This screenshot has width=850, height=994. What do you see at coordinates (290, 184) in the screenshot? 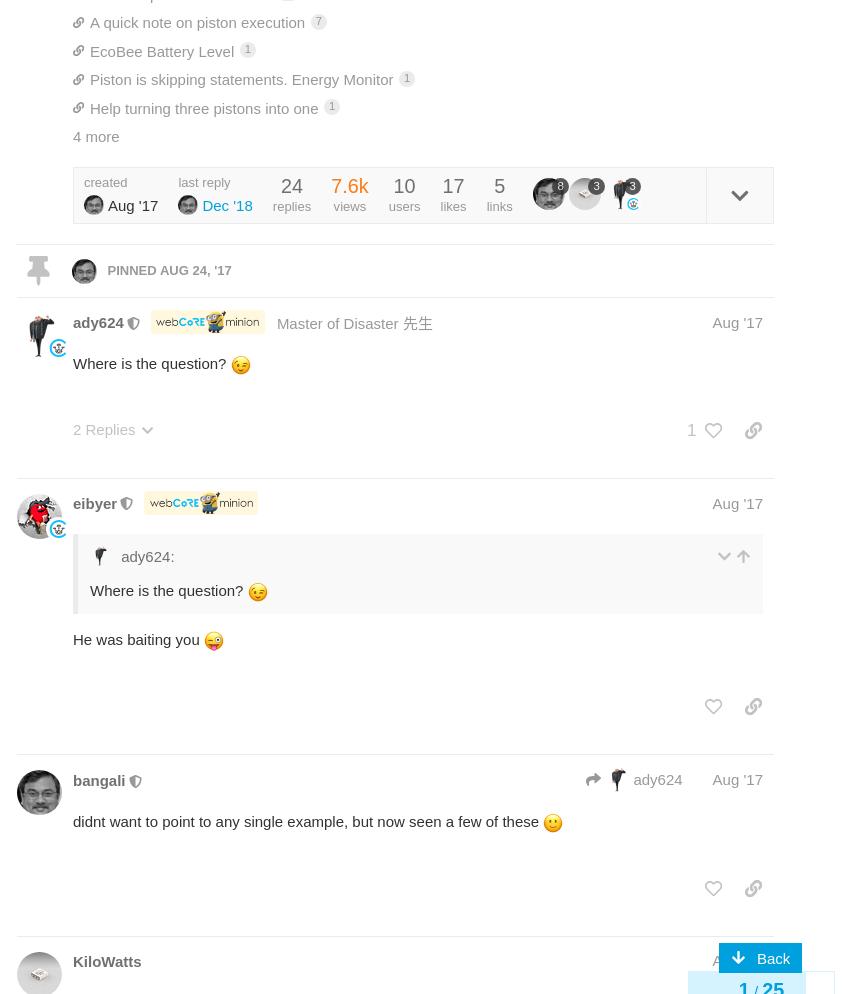
I see `'24'` at bounding box center [290, 184].